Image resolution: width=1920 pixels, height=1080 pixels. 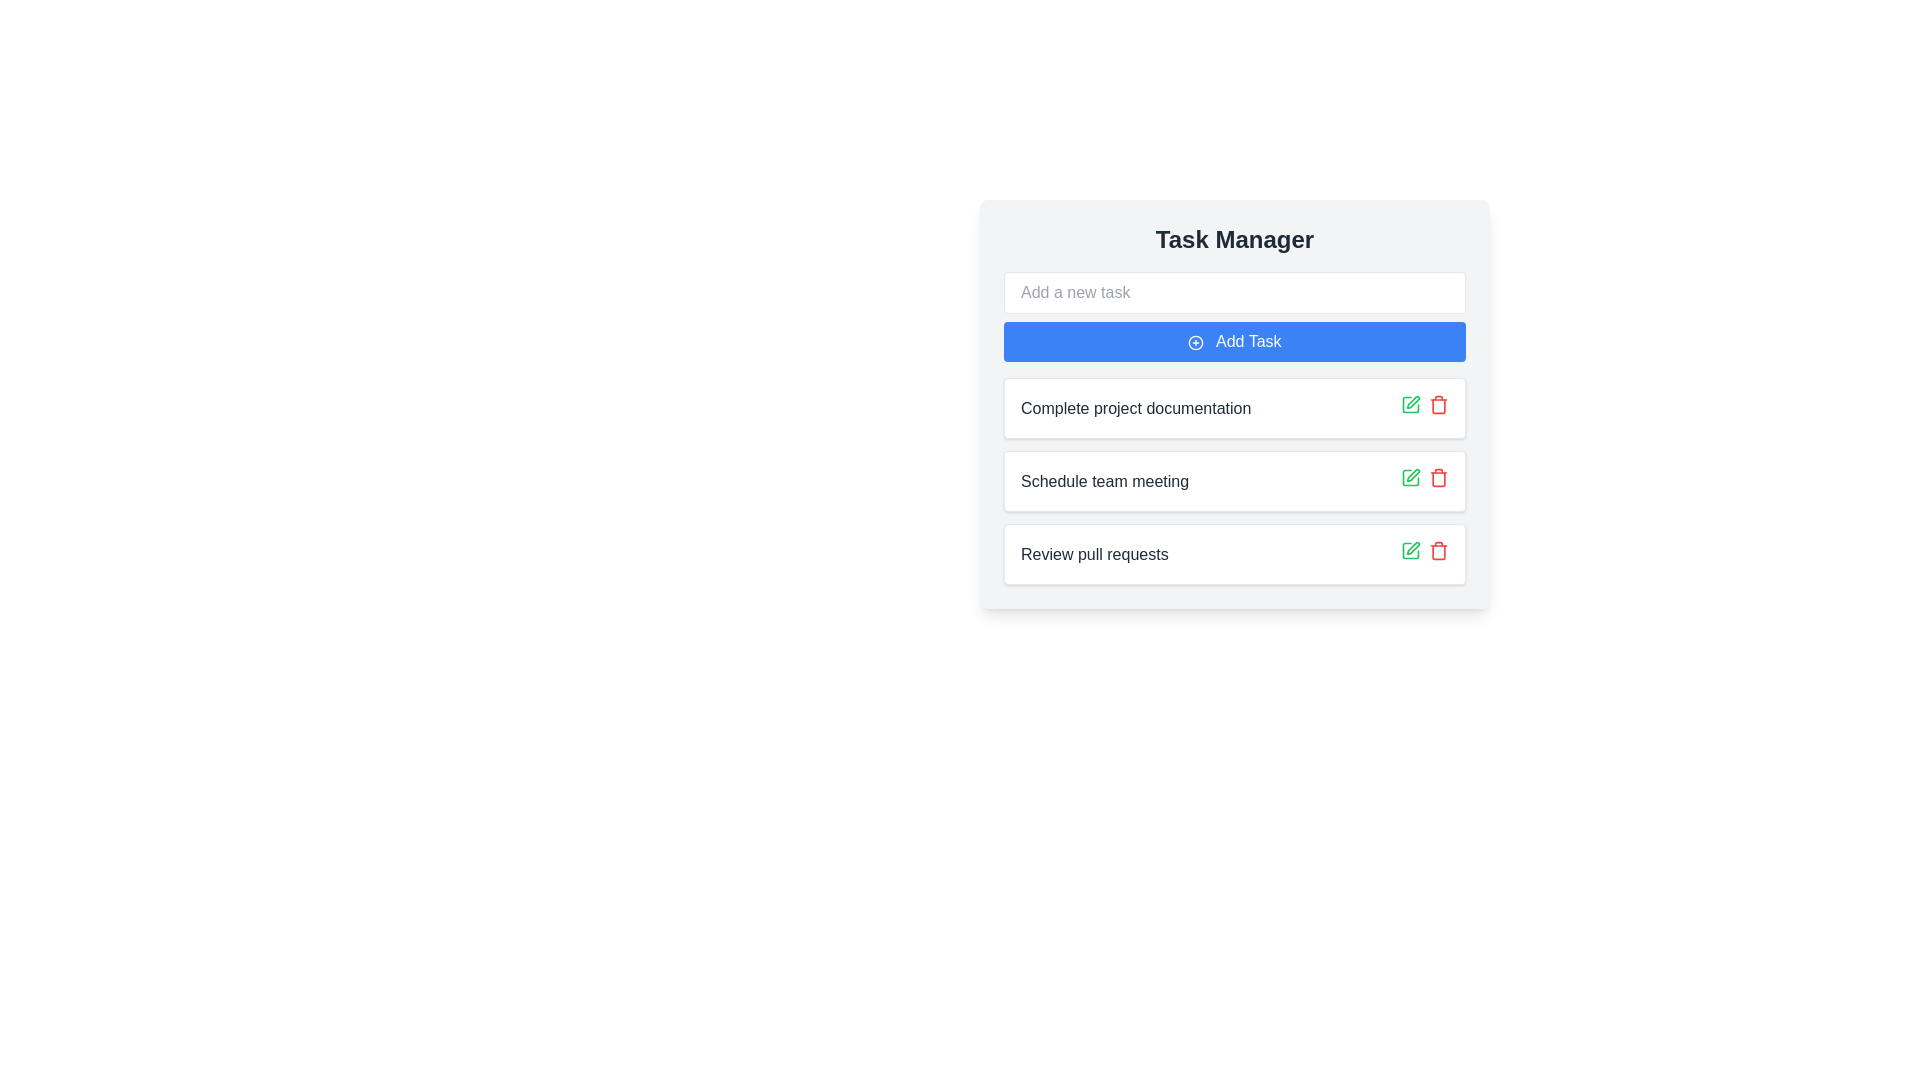 I want to click on the icon representing the action, so click(x=1196, y=341).